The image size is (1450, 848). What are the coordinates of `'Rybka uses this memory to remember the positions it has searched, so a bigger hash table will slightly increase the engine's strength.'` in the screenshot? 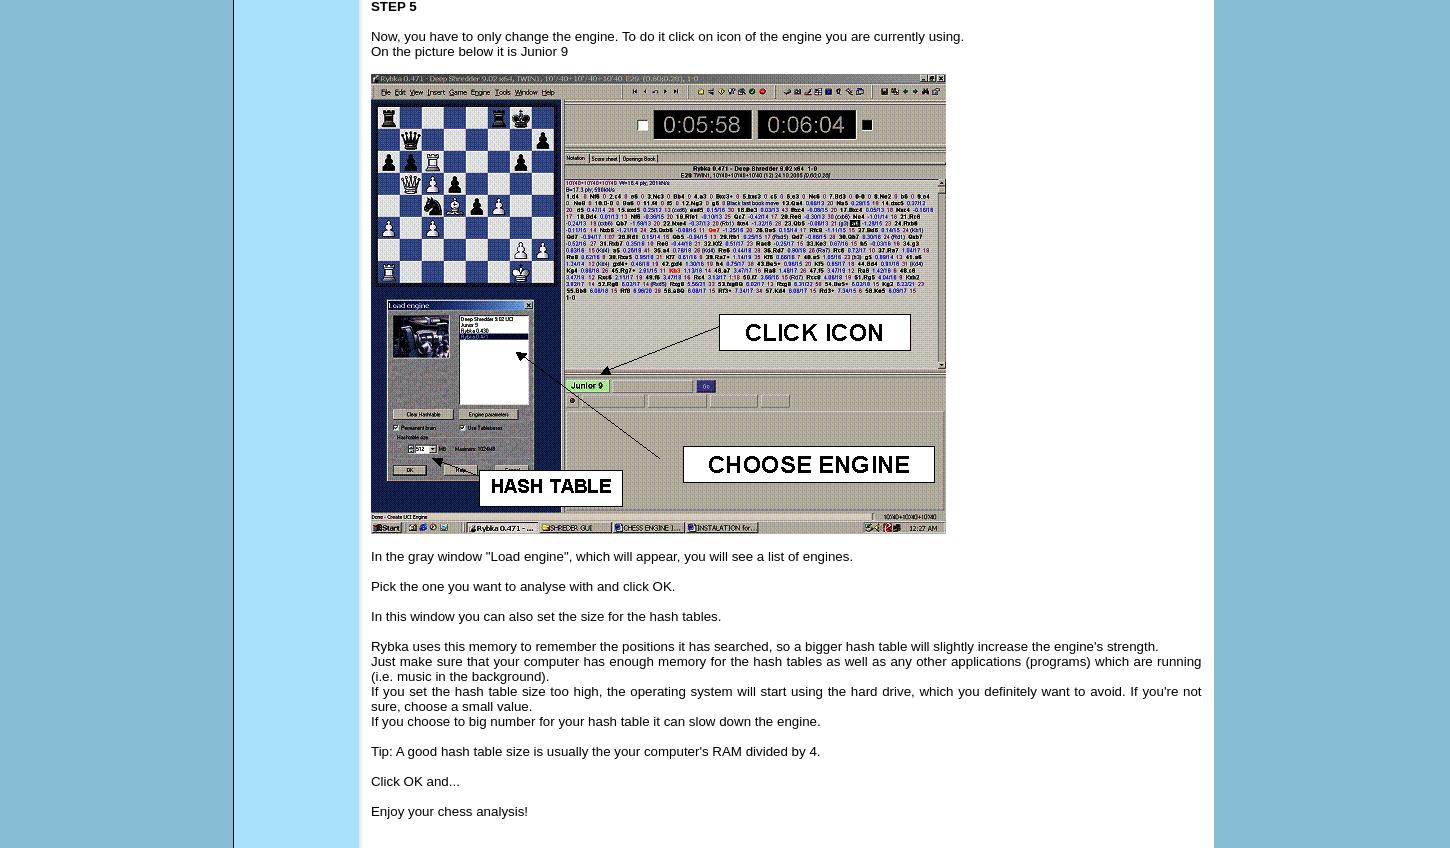 It's located at (764, 645).